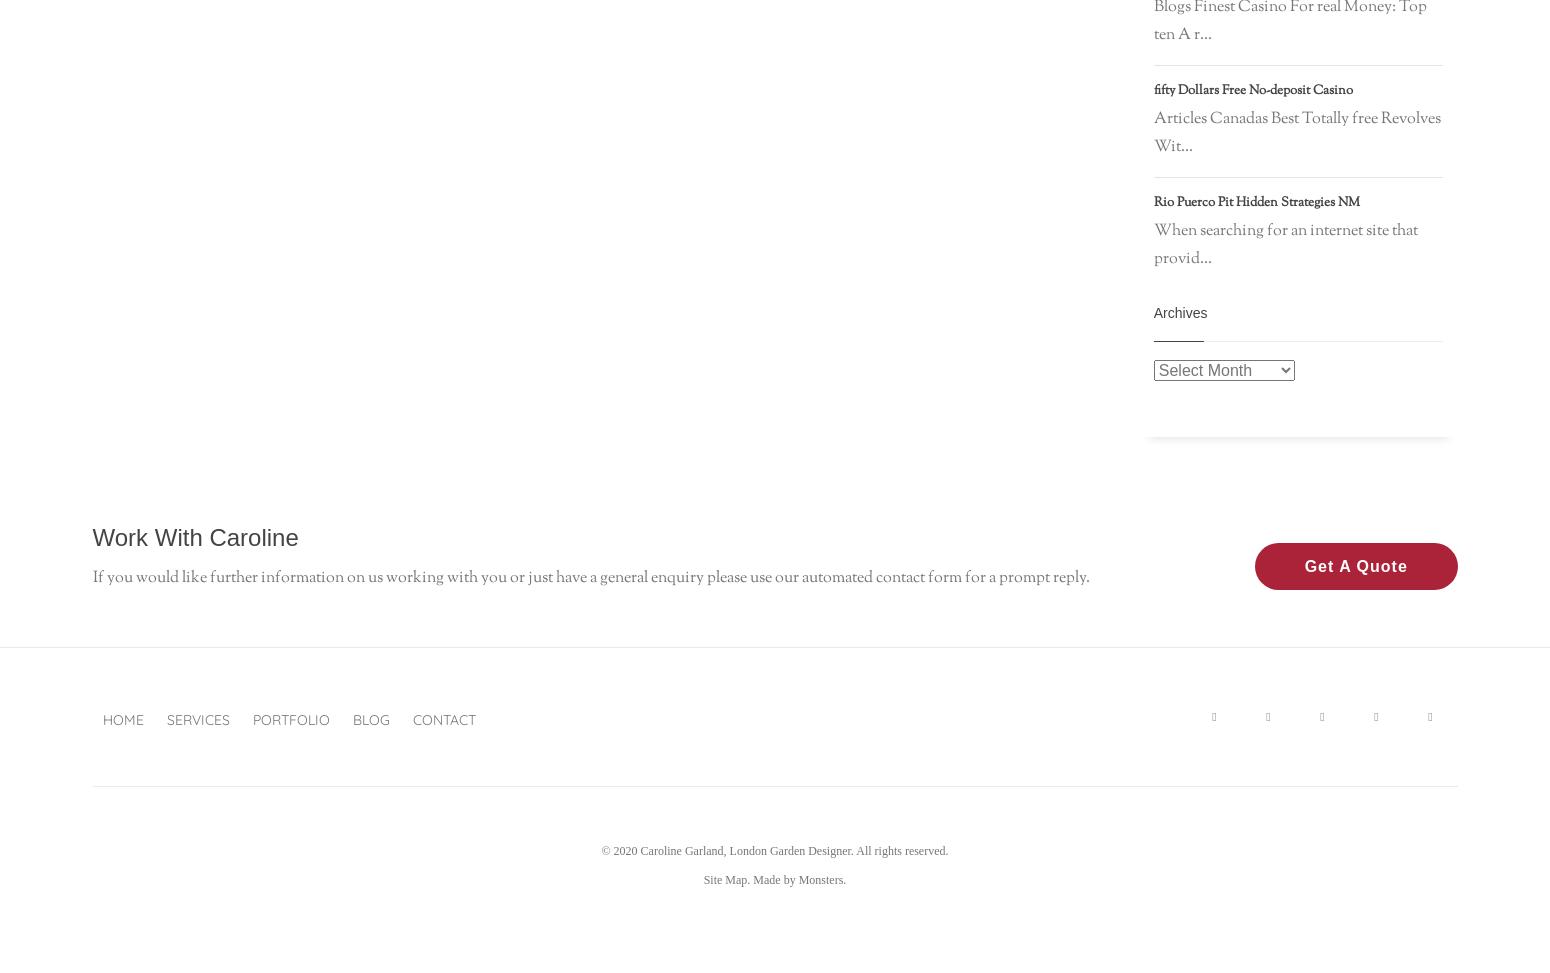 The width and height of the screenshot is (1550, 973). What do you see at coordinates (726, 879) in the screenshot?
I see `'Site Map.'` at bounding box center [726, 879].